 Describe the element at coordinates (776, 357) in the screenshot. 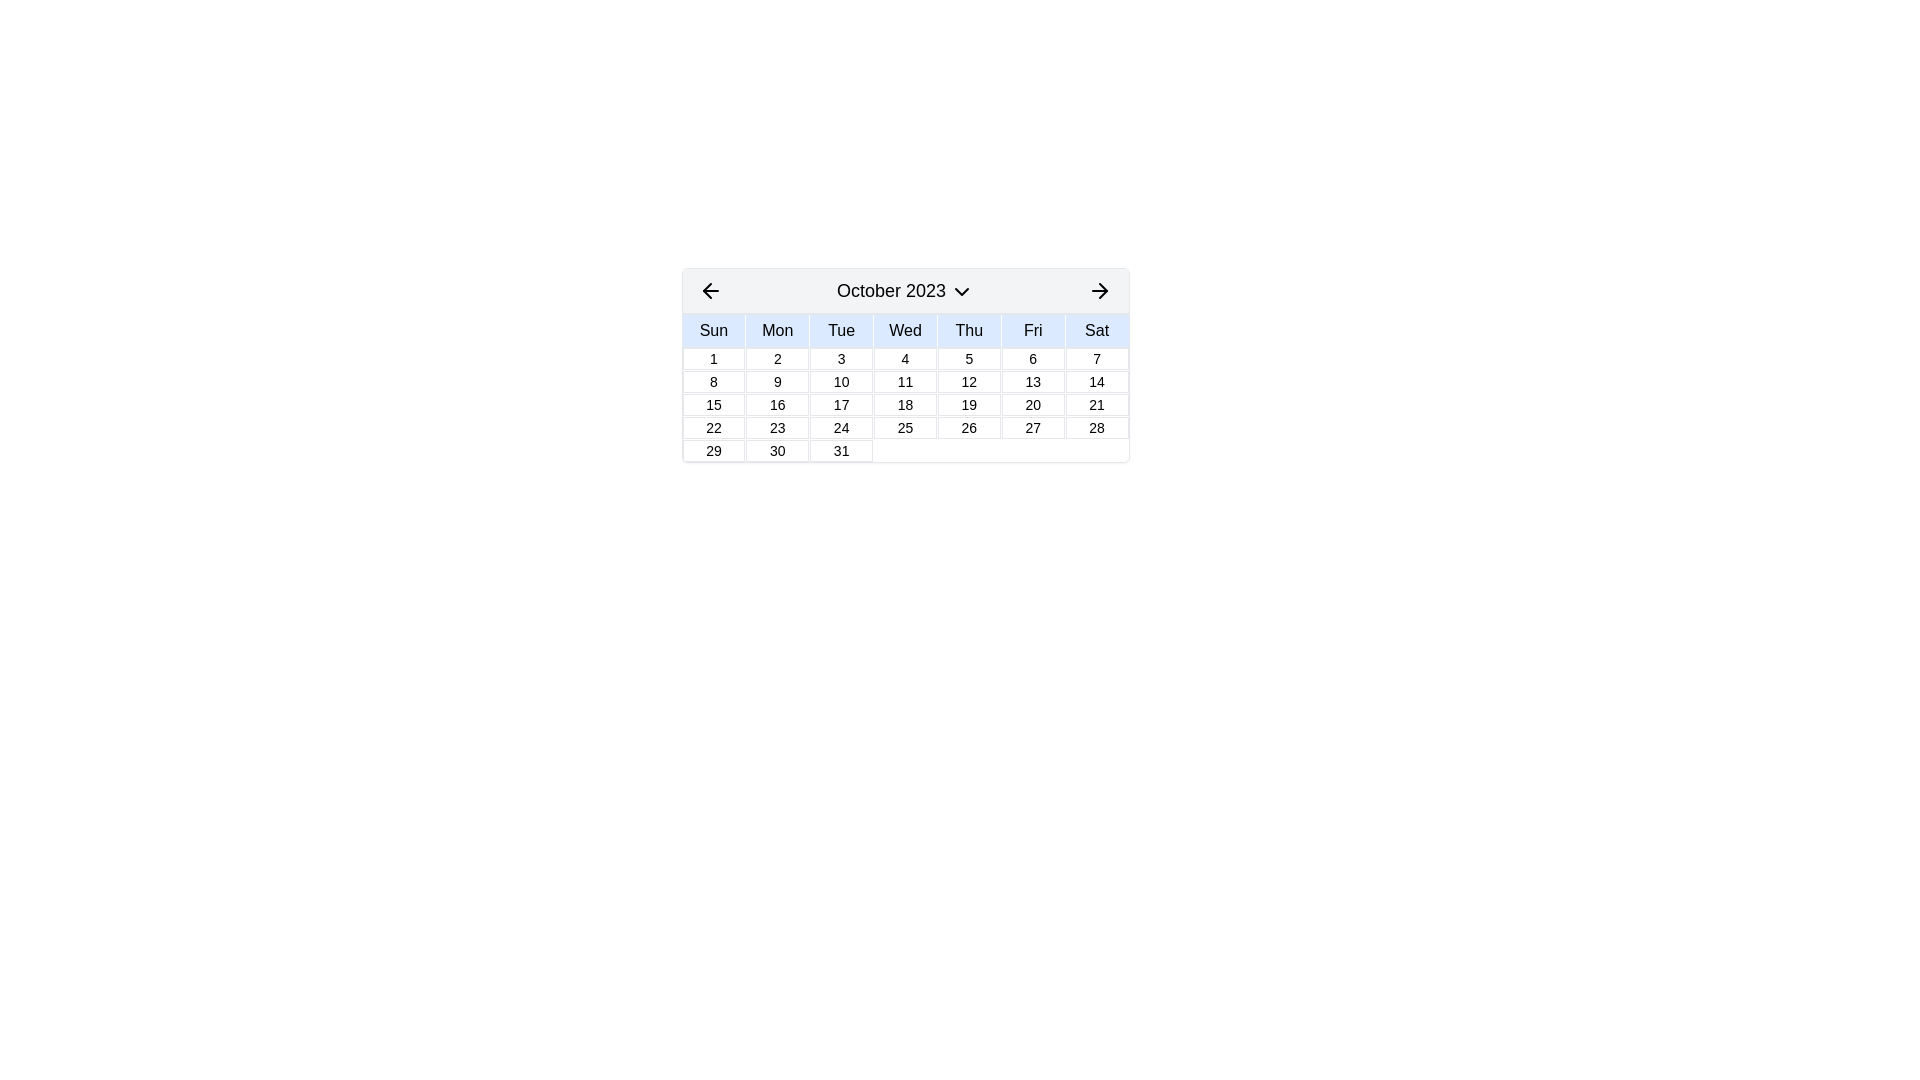

I see `text of the second day of the month label in the calendar widget located under the 'Mon' column` at that location.